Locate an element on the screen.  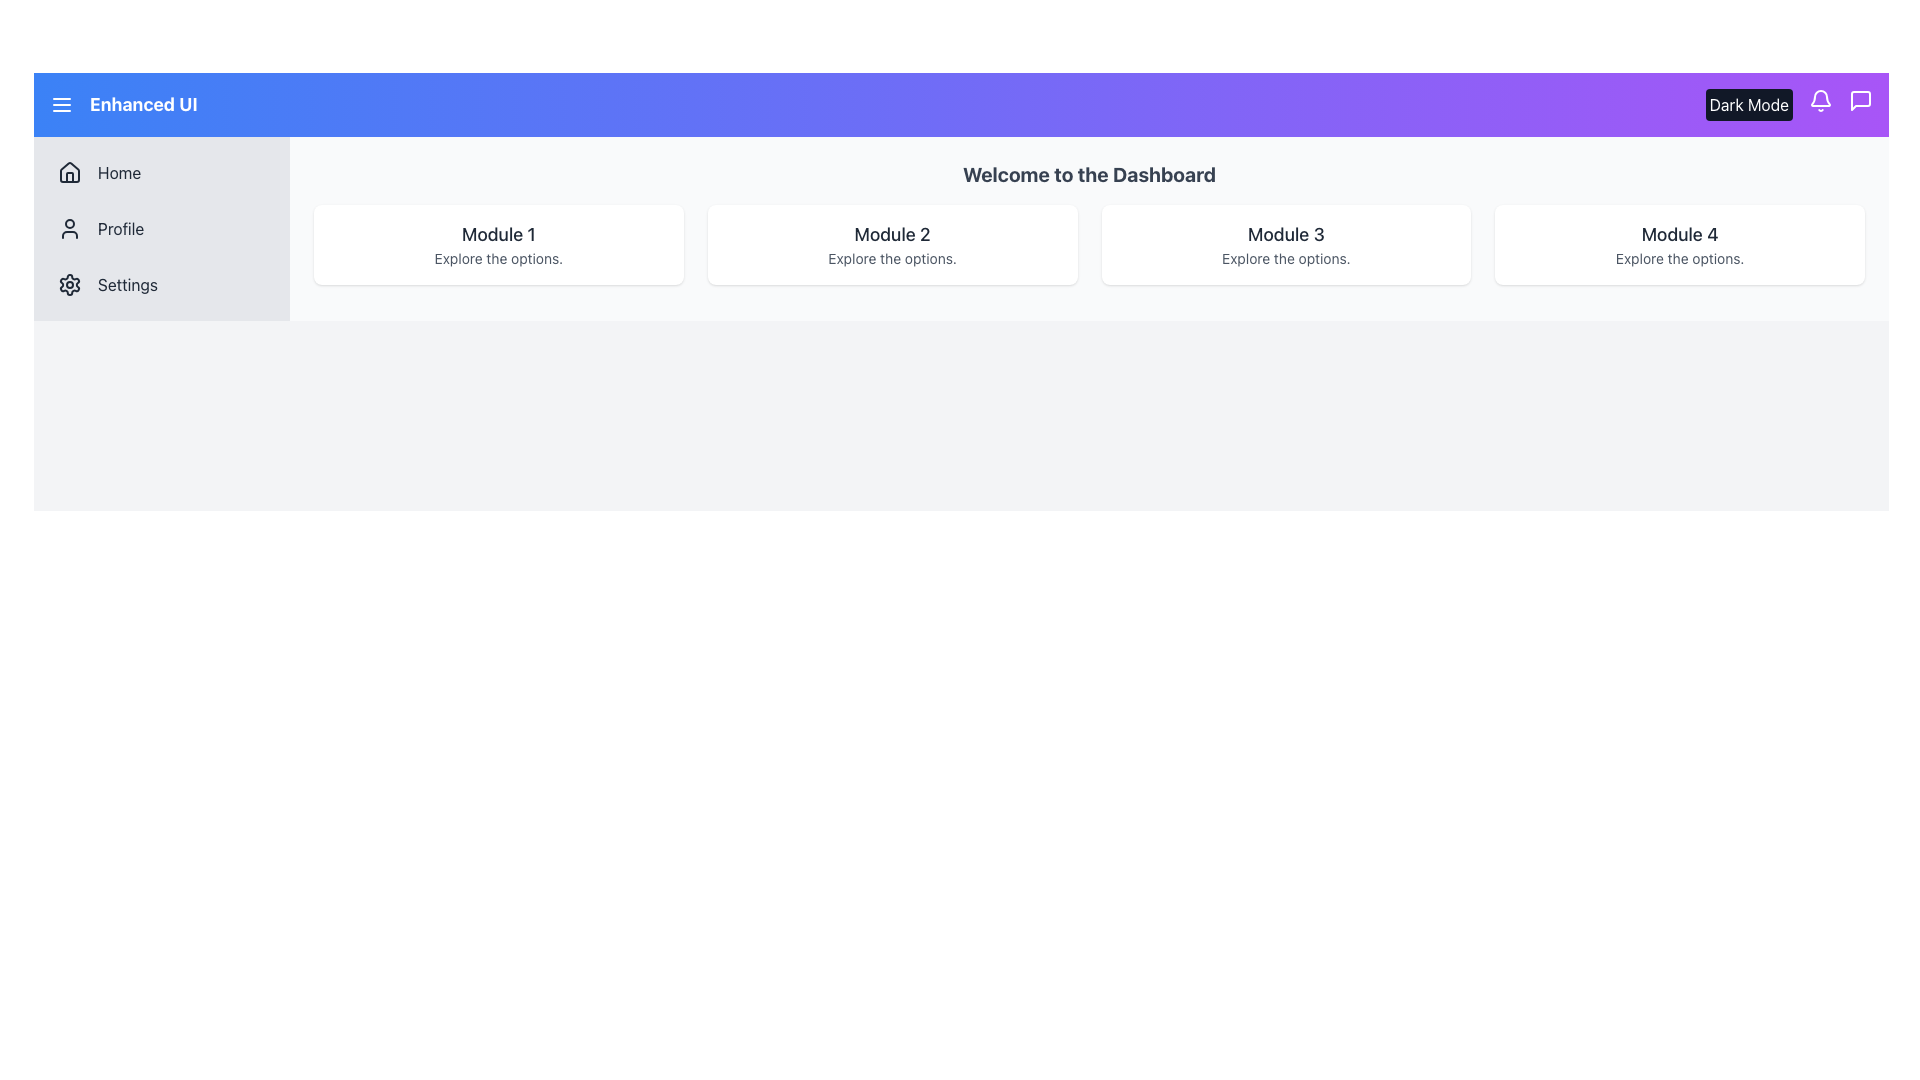
the home icon located at the top-left corner of the sidebar menu, which is styled with a minimalist design and is paired with the 'Home' text label is located at coordinates (70, 172).